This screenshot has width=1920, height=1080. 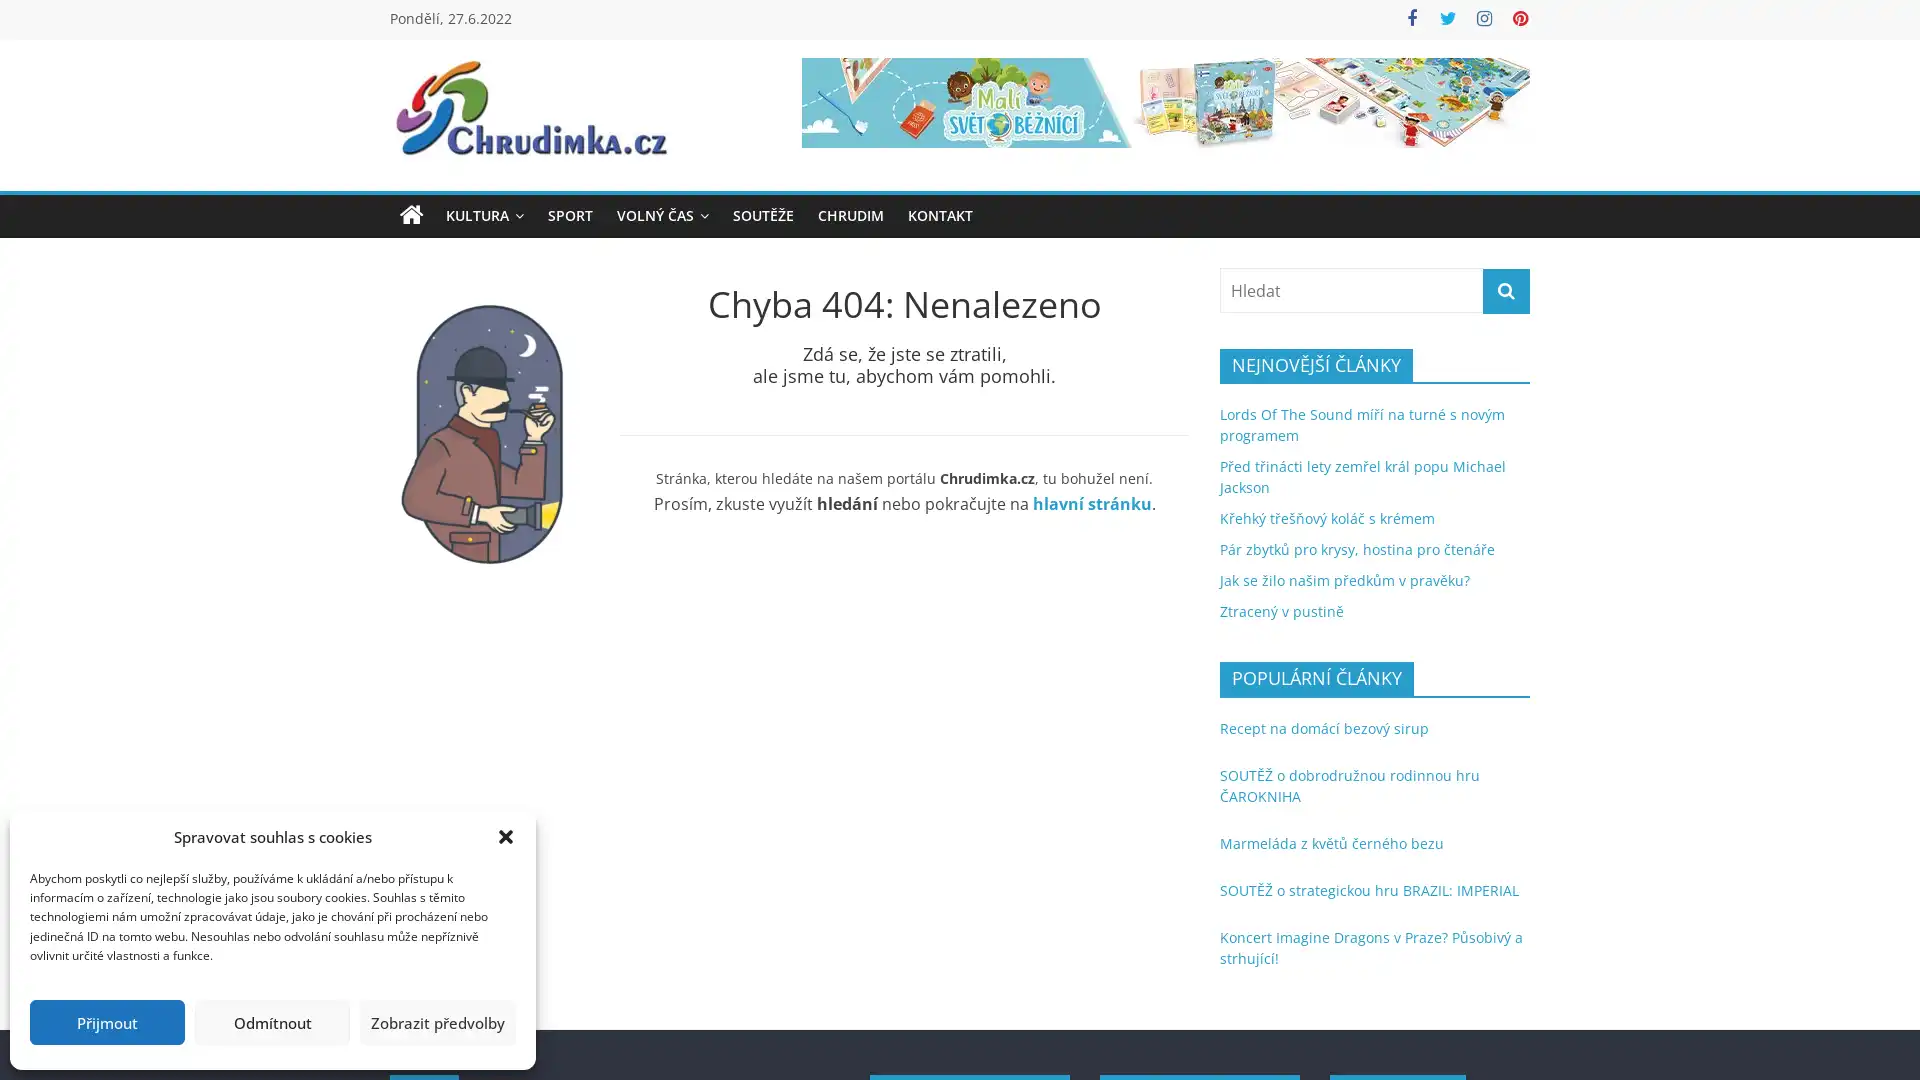 I want to click on Odmitnout, so click(x=271, y=1022).